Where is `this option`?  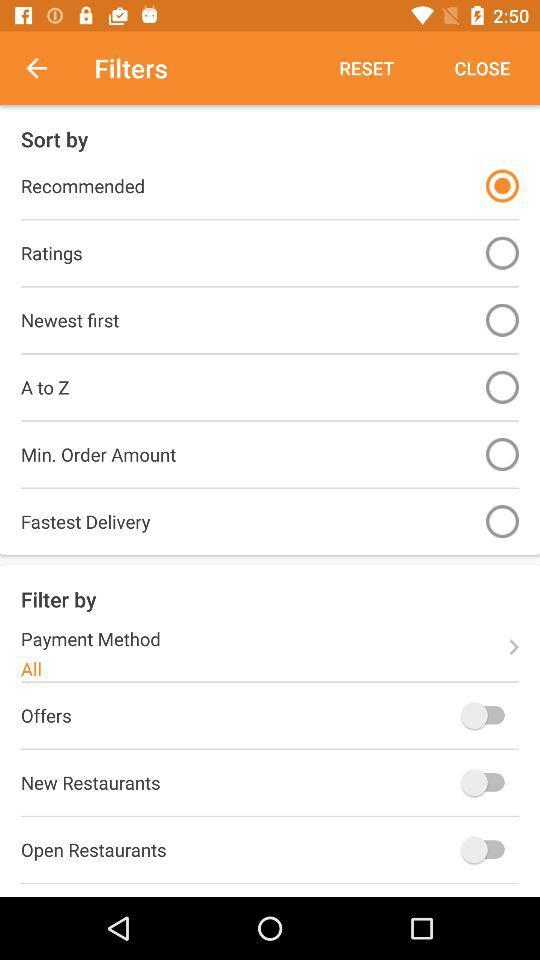
this option is located at coordinates (501, 186).